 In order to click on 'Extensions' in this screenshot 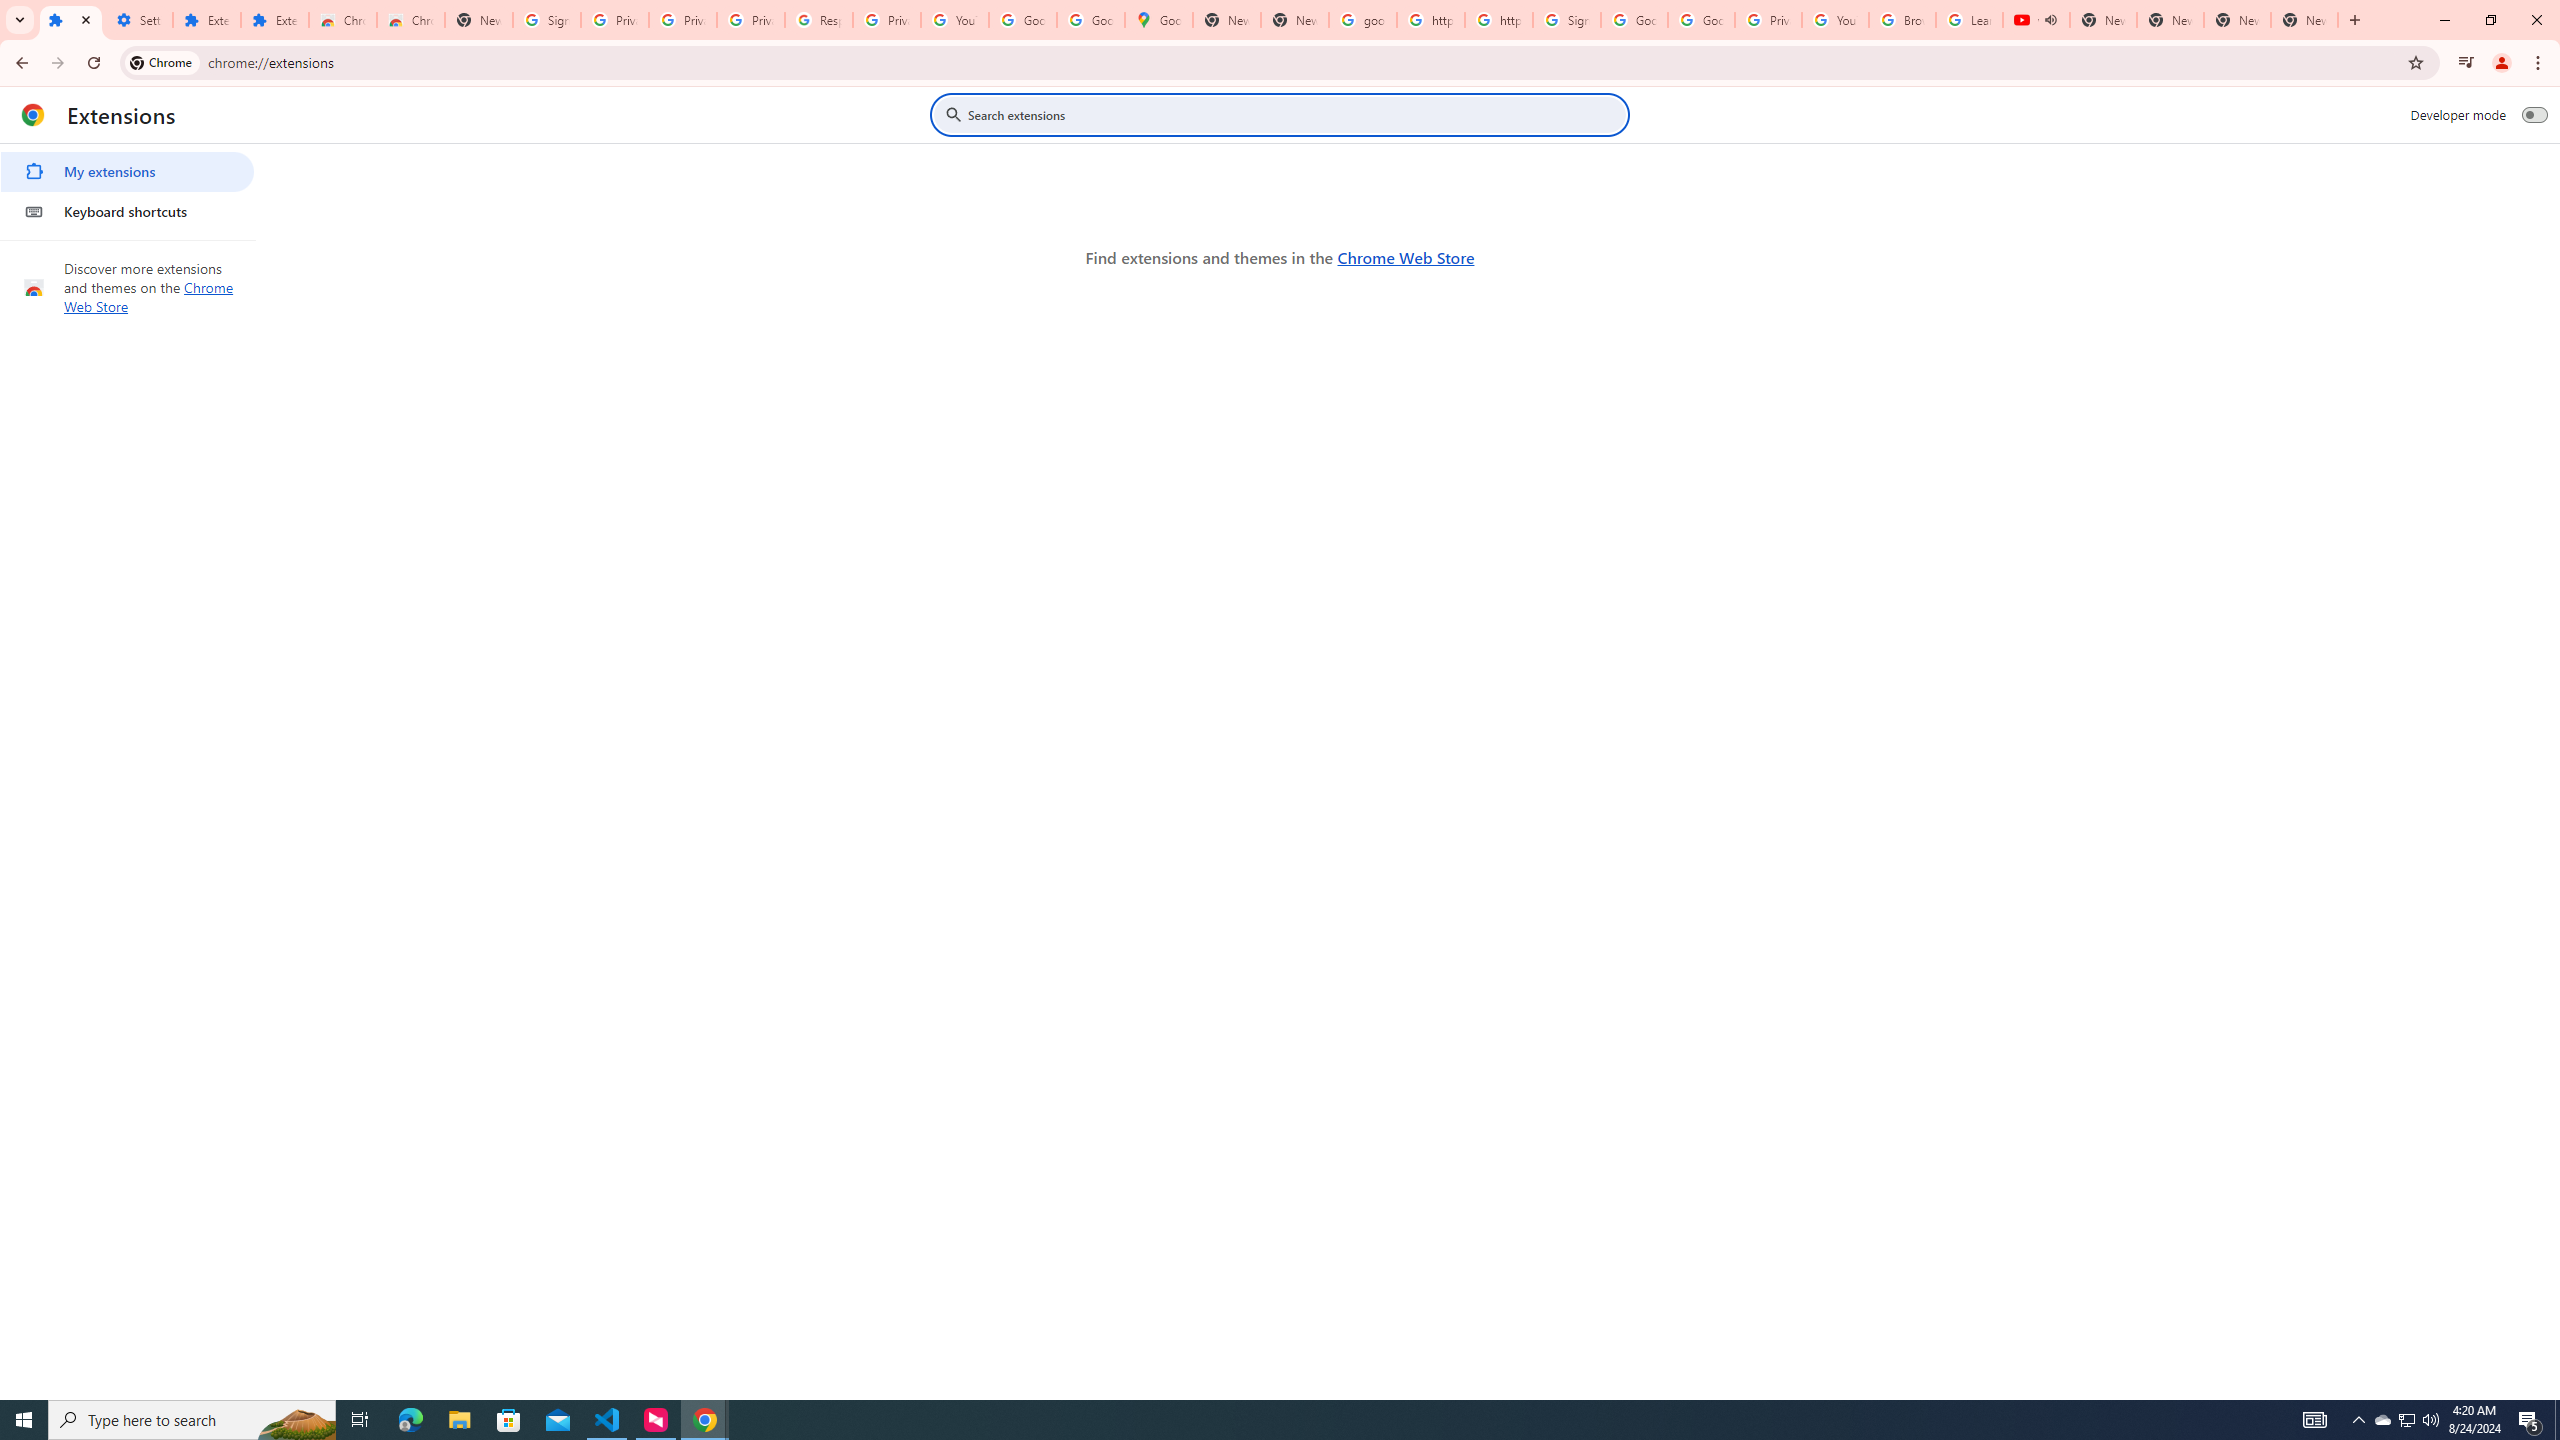, I will do `click(274, 19)`.